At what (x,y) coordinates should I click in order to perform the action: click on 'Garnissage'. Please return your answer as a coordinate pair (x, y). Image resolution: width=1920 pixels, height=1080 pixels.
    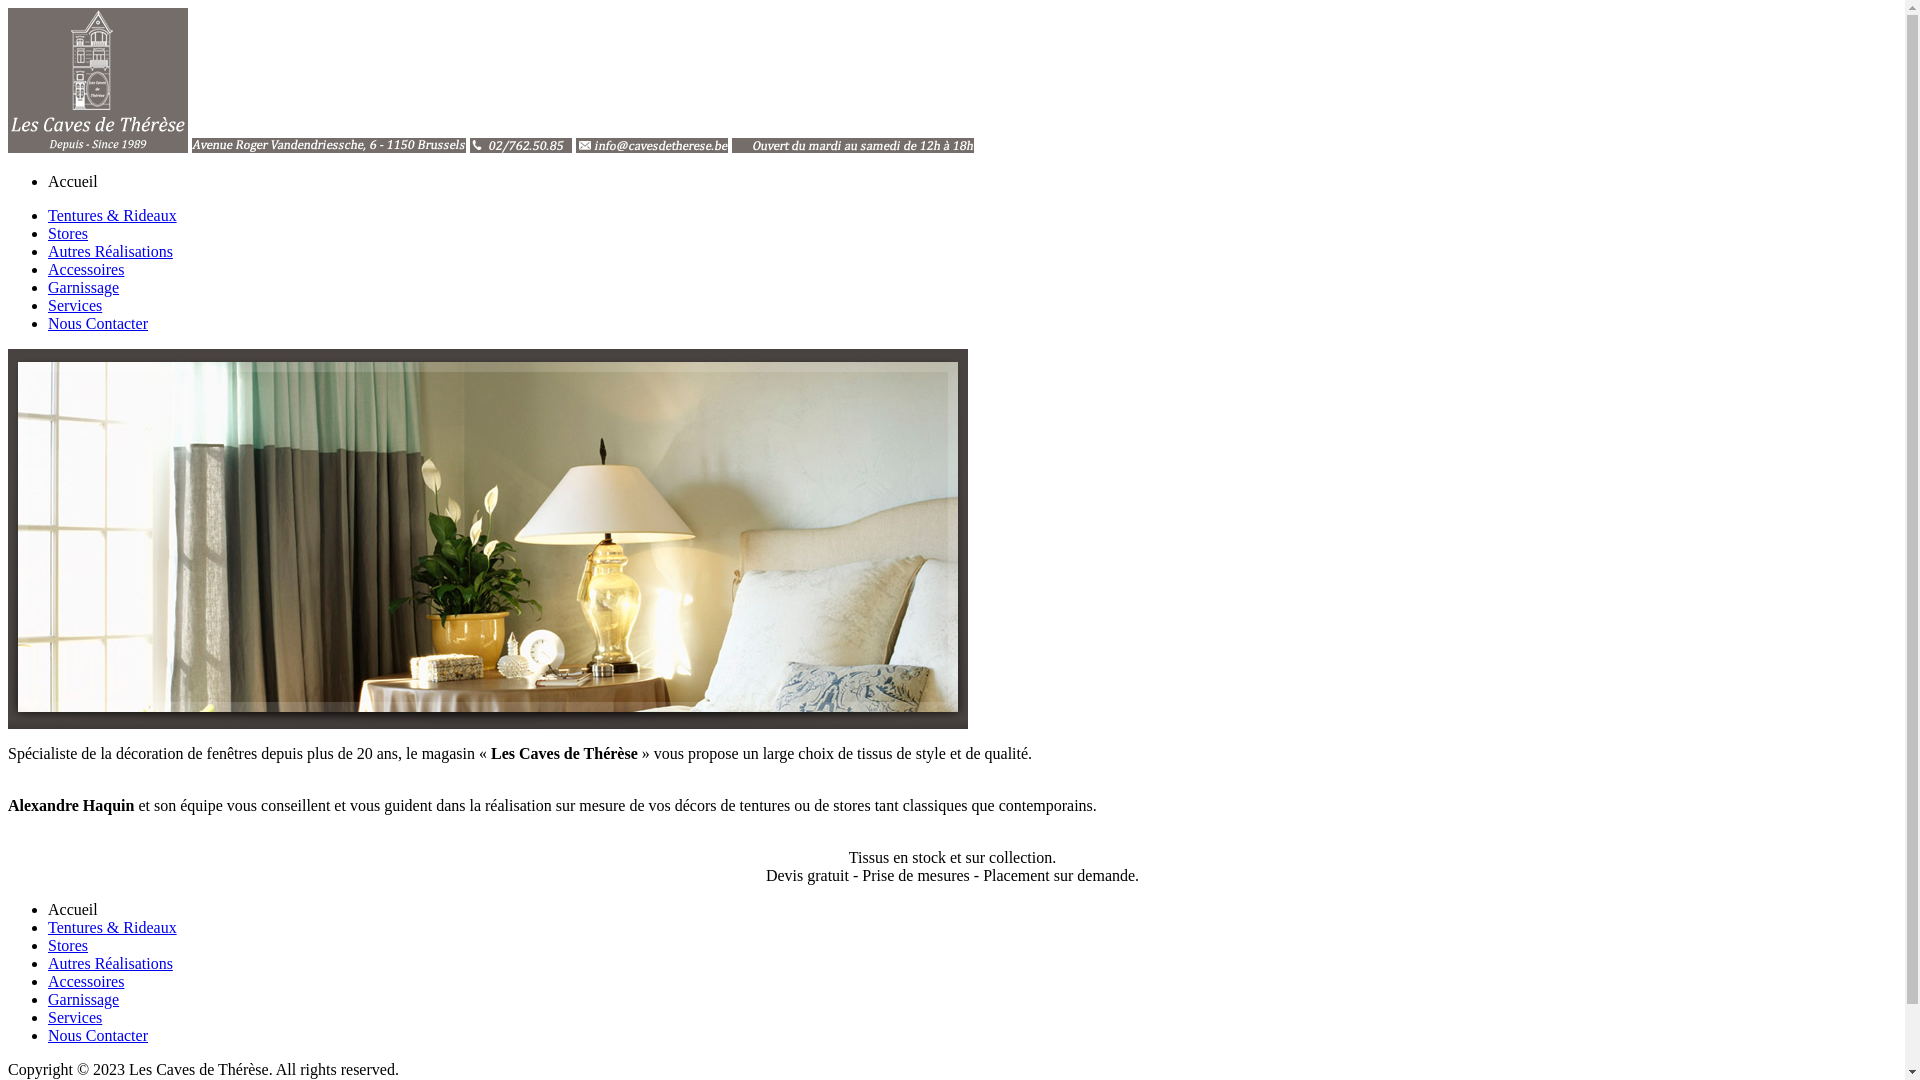
    Looking at the image, I should click on (48, 287).